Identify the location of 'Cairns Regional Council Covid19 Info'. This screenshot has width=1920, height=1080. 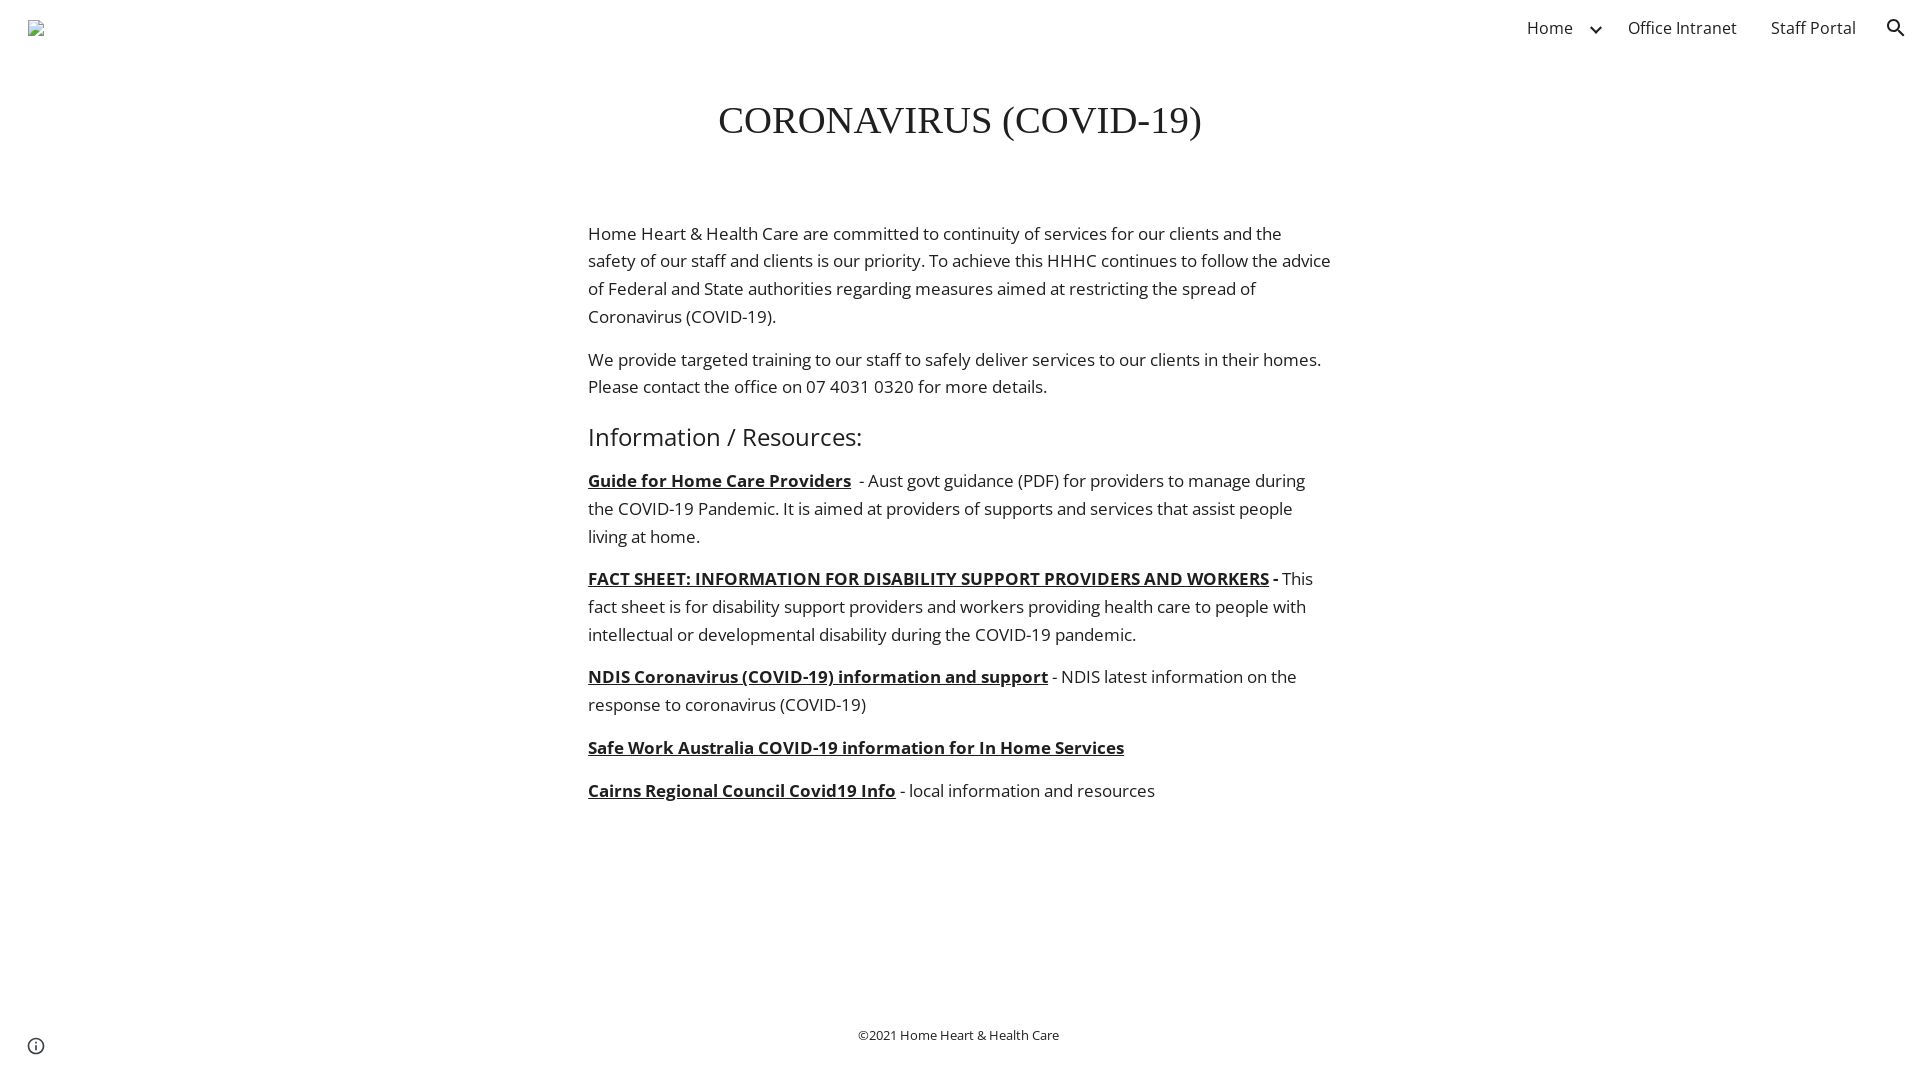
(741, 789).